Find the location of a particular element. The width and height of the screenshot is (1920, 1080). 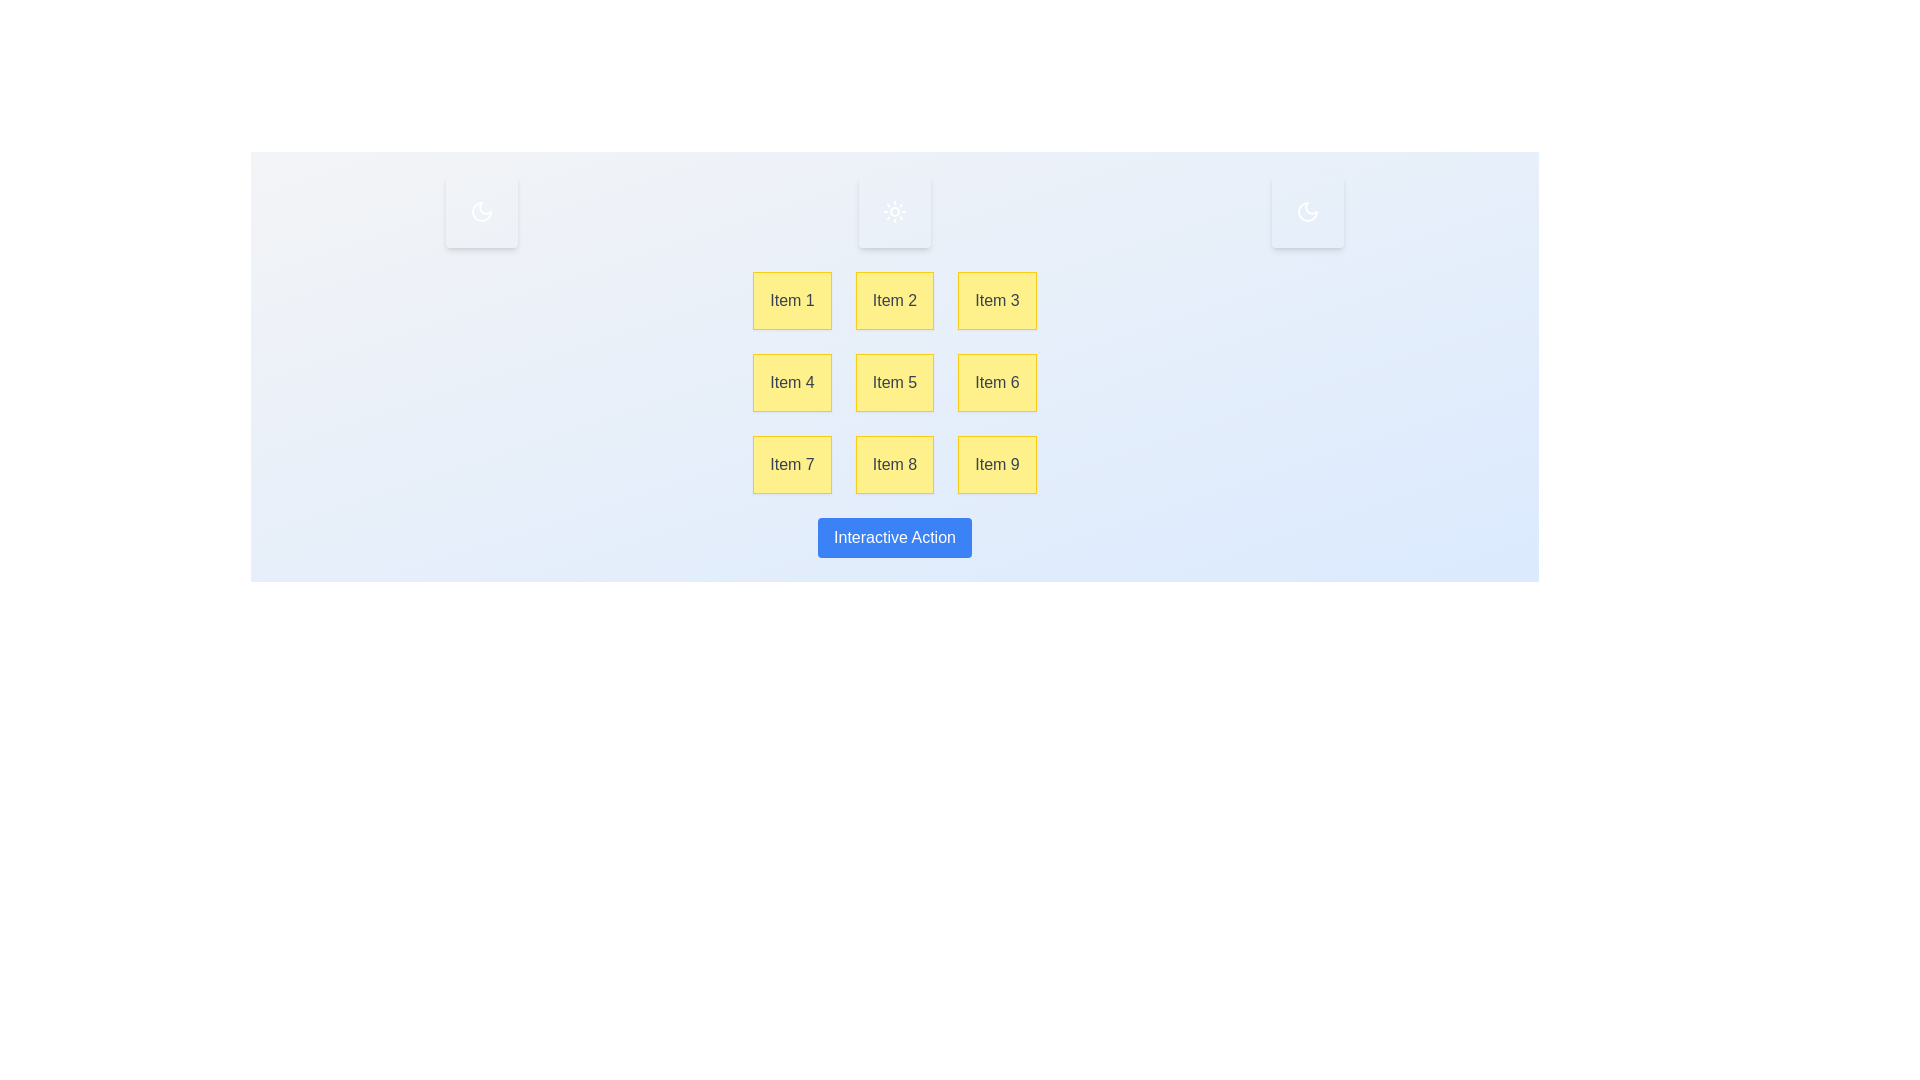

the text label reading 'Item 9' which is styled in gray text on a yellow background, located in the third row and third column of a grid of items is located at coordinates (997, 464).